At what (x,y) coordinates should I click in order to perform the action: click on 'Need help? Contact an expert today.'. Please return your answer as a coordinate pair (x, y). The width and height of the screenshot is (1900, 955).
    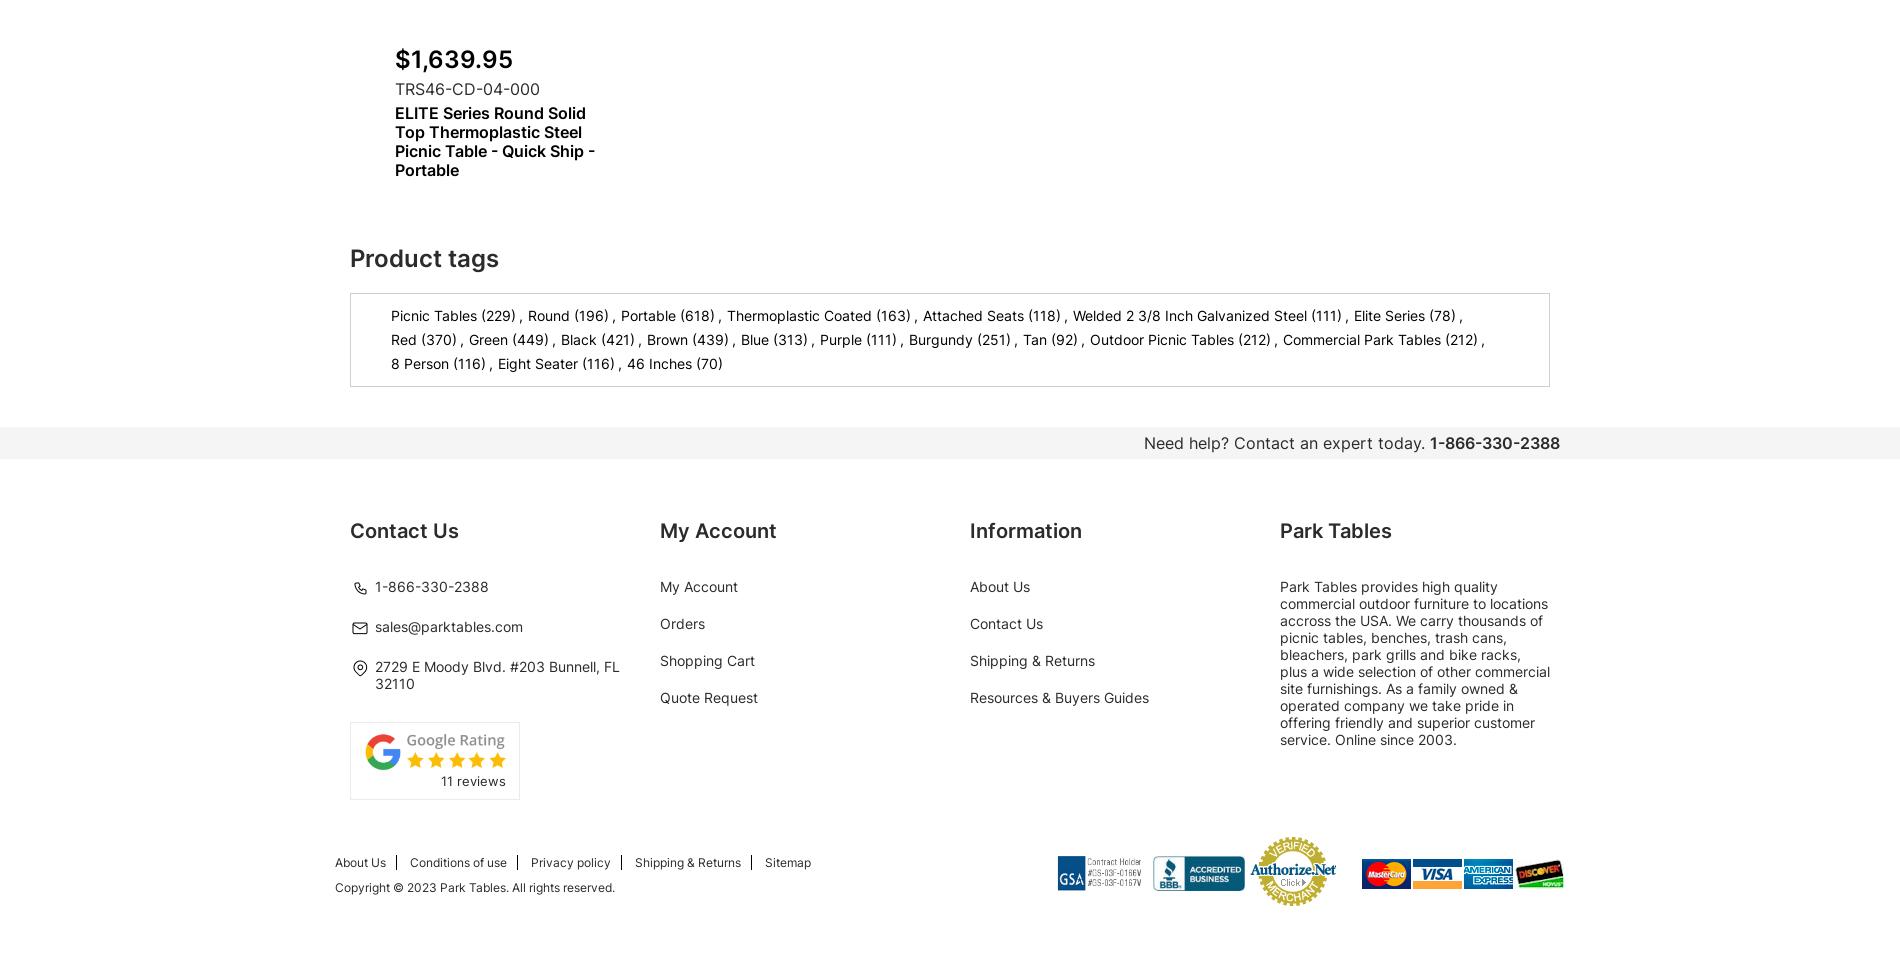
    Looking at the image, I should click on (1283, 442).